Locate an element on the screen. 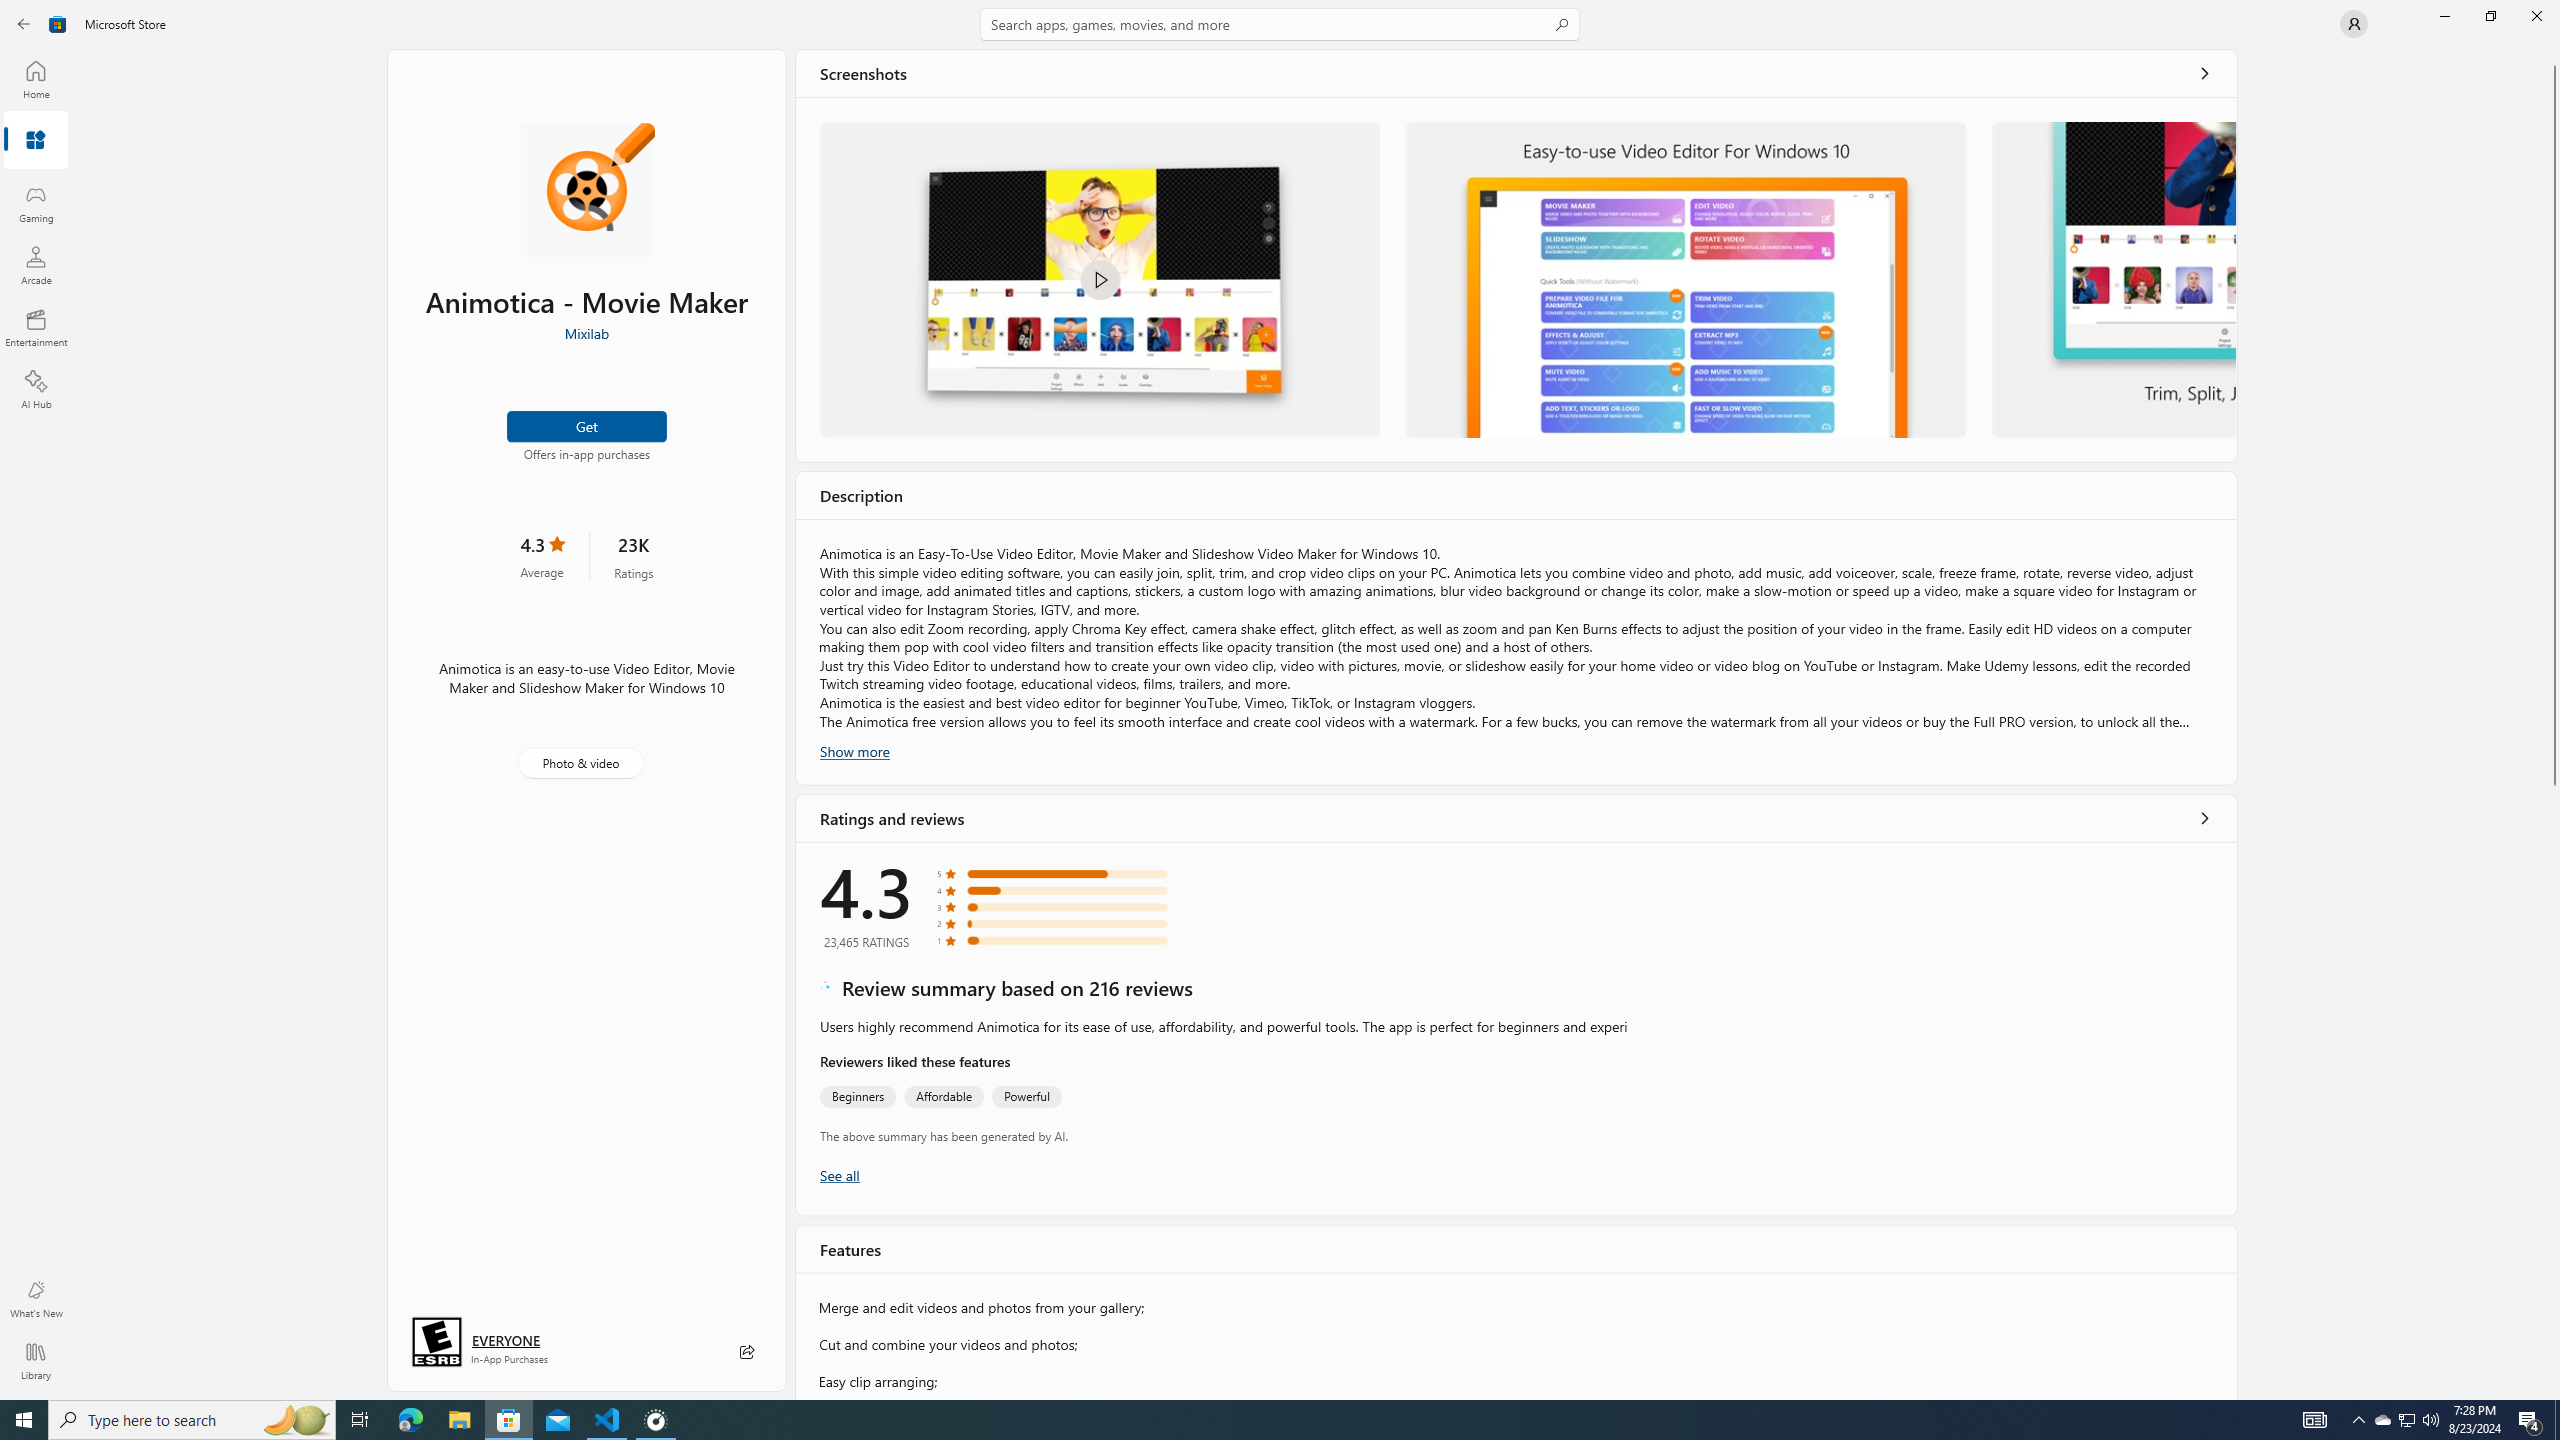 This screenshot has width=2560, height=1440. '4.3 stars. Click to skip to ratings and reviews' is located at coordinates (541, 555).